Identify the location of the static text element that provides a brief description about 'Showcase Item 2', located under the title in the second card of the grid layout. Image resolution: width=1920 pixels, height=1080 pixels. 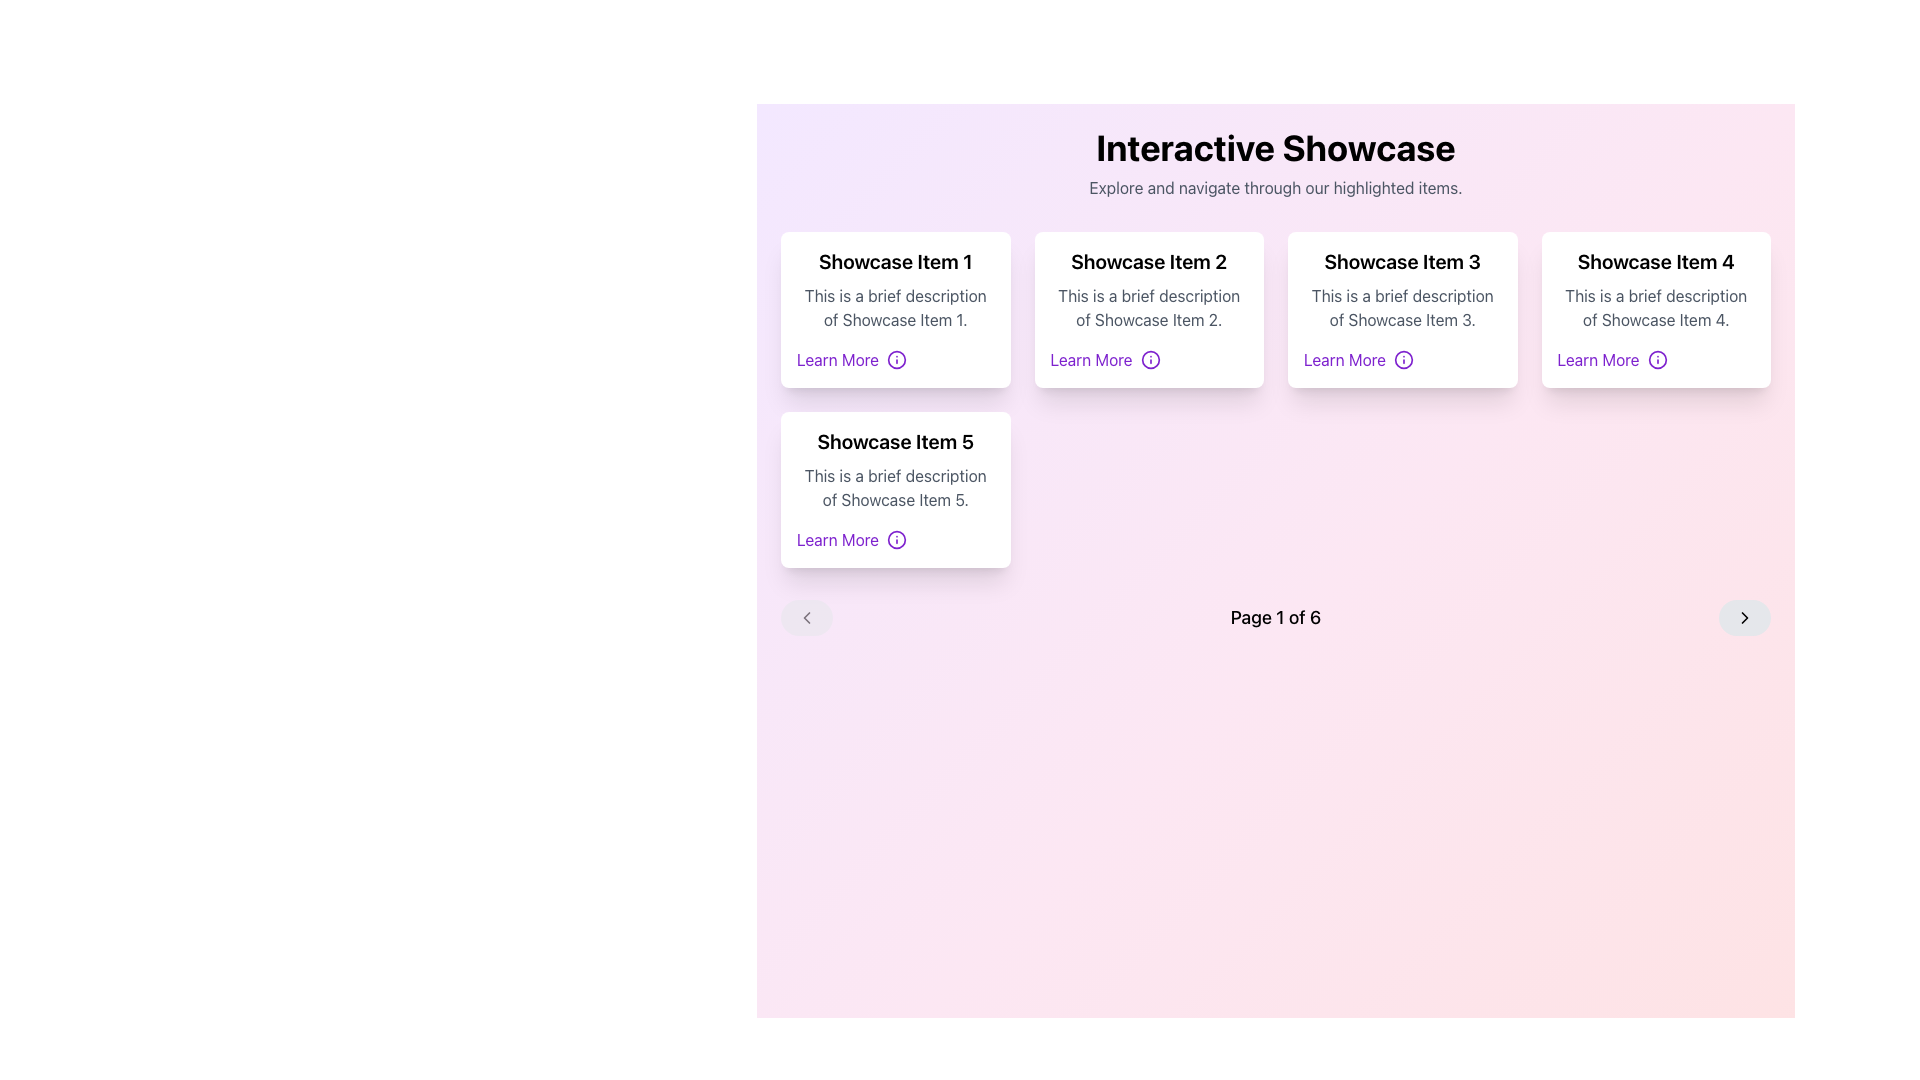
(1149, 308).